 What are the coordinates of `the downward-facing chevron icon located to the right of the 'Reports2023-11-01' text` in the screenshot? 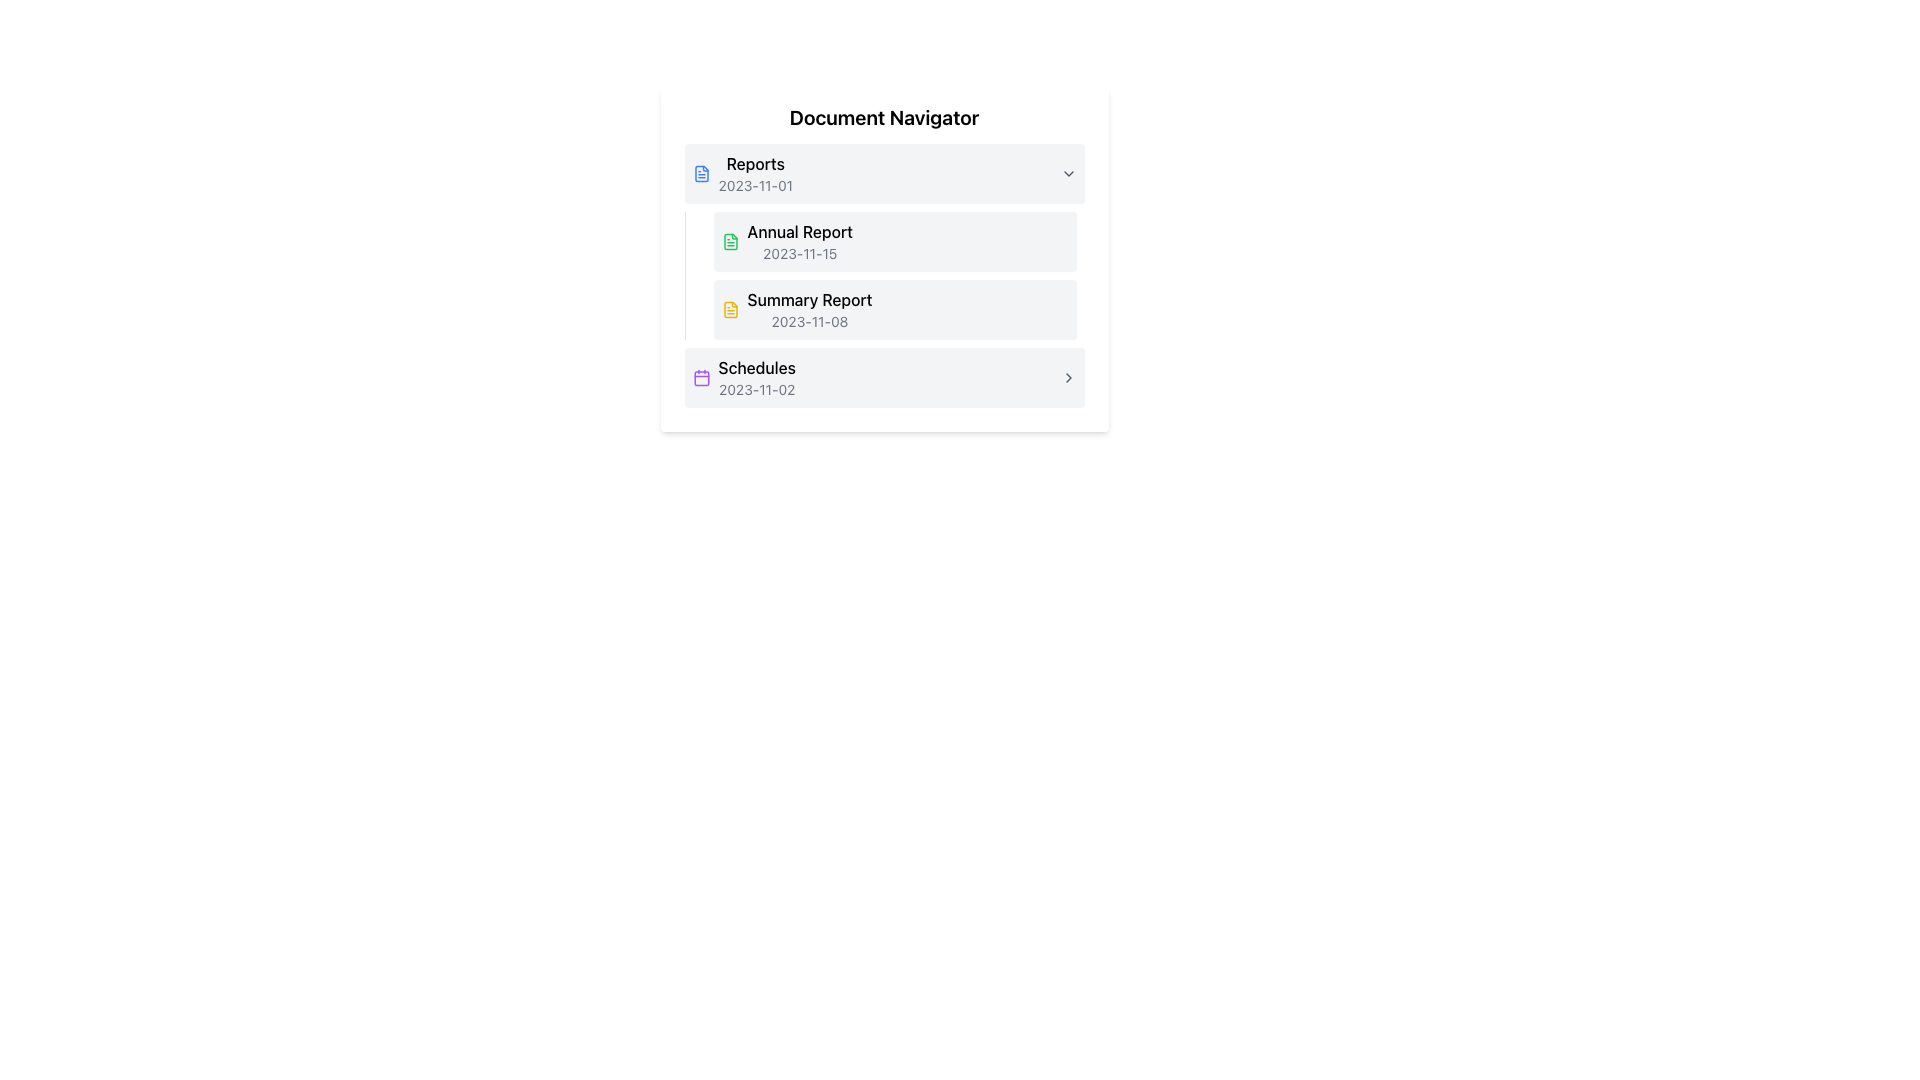 It's located at (1067, 172).